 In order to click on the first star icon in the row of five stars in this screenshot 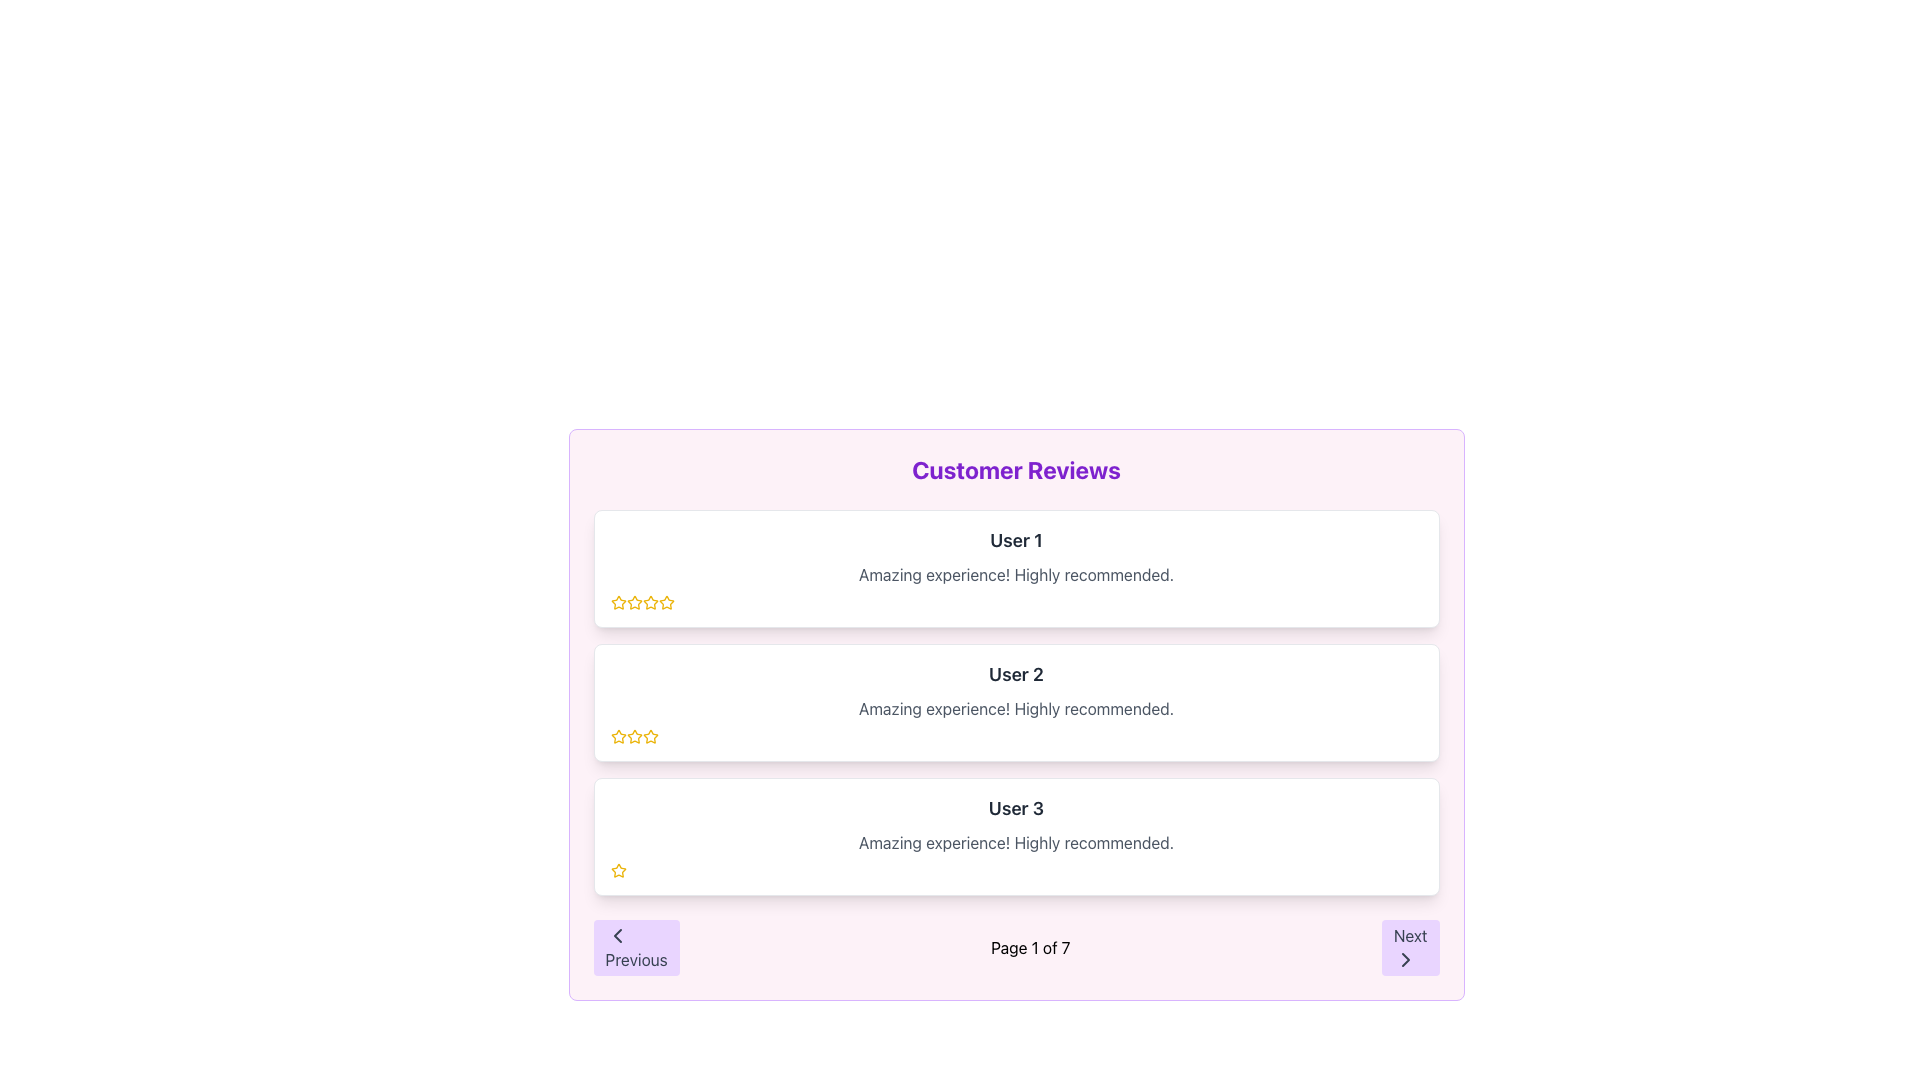, I will do `click(617, 736)`.